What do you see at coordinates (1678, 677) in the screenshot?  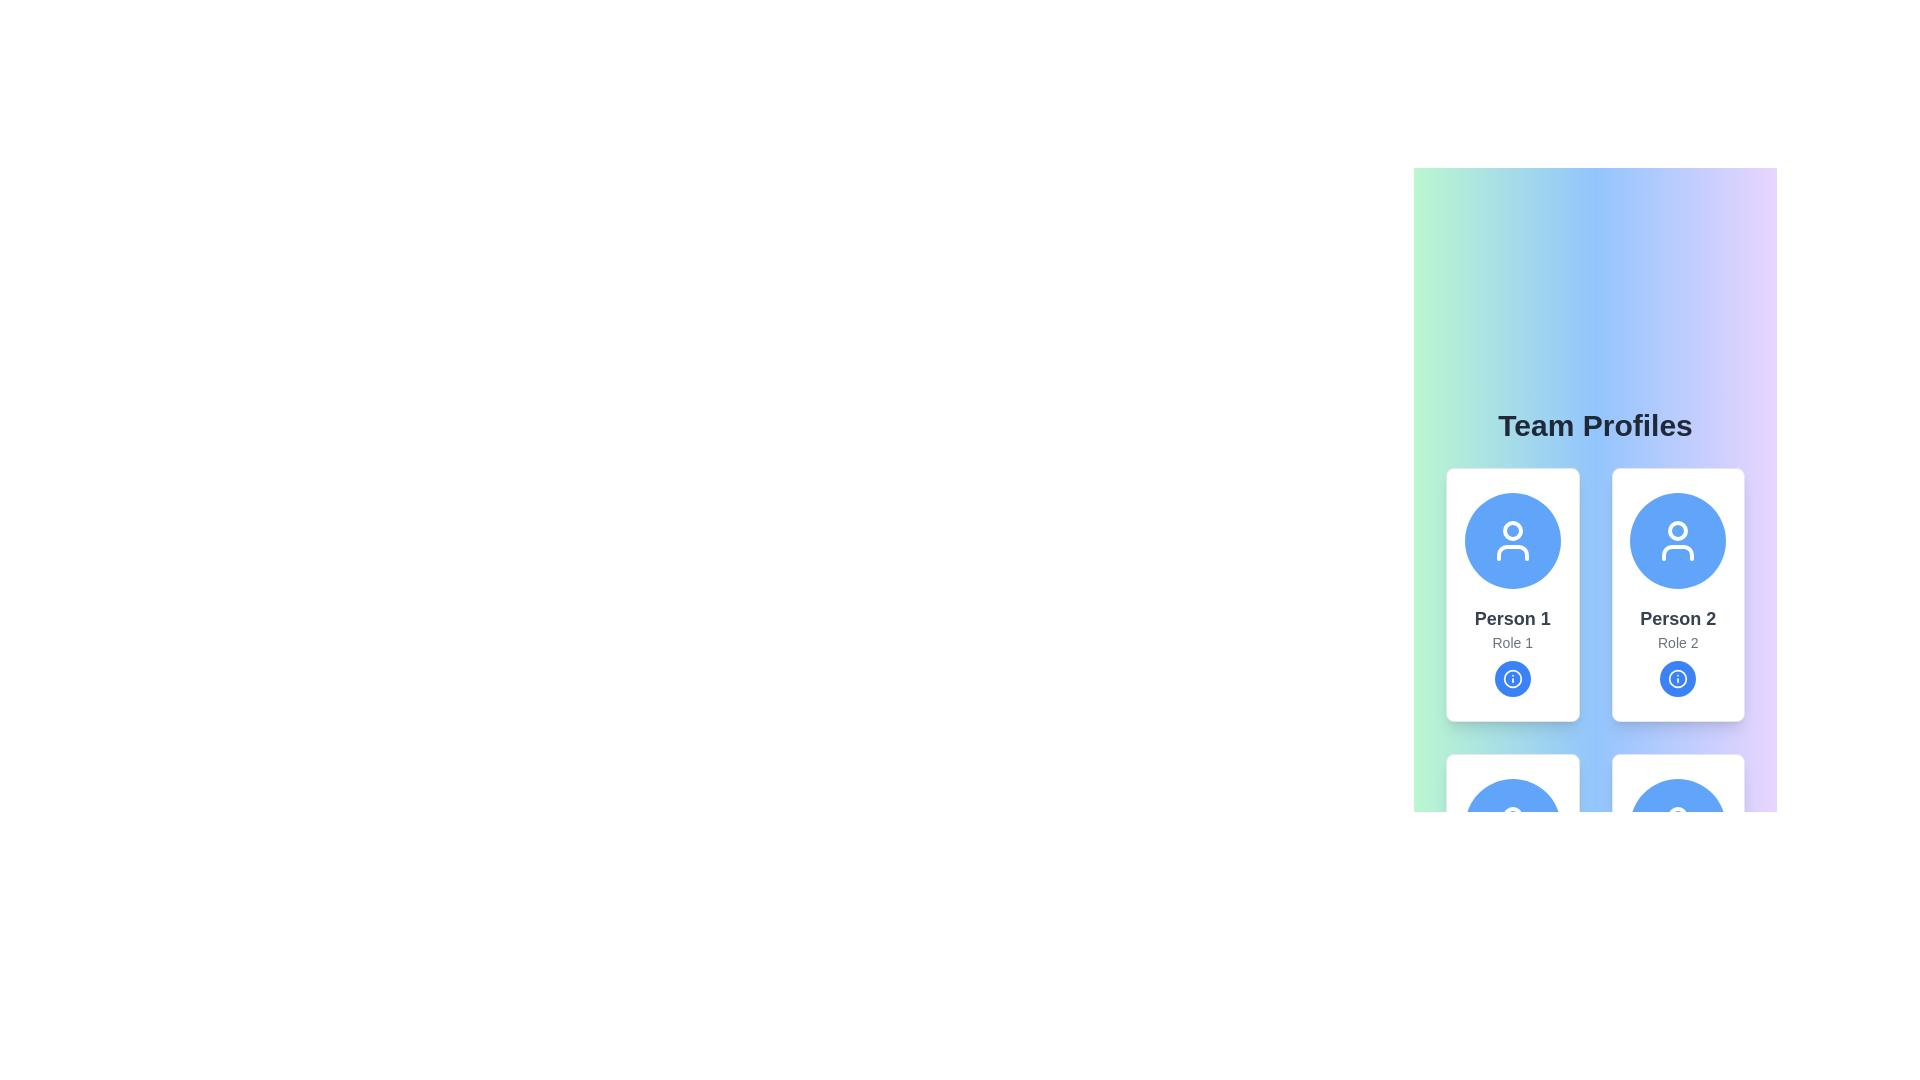 I see `the information icon within the SVG structure located beneath the second profile card in the 'Team Profiles' section` at bounding box center [1678, 677].